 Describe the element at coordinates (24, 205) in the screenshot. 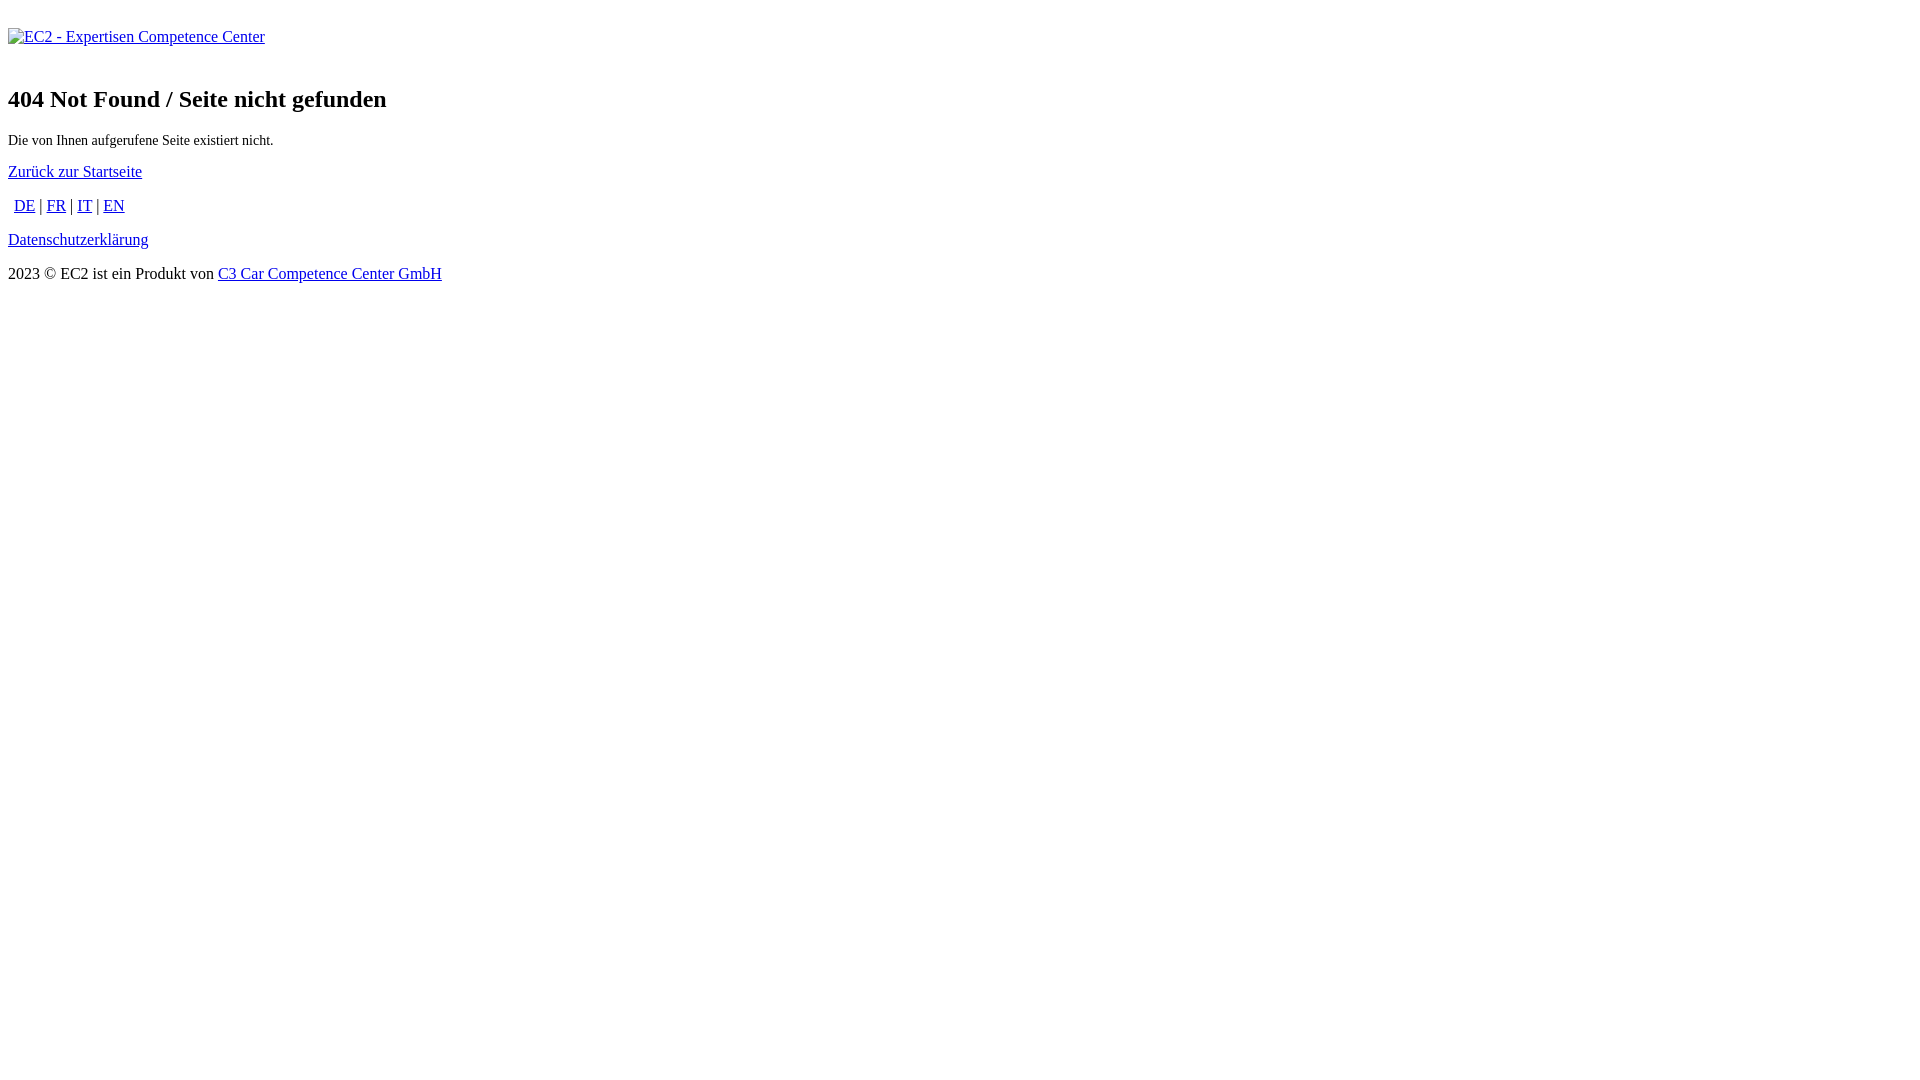

I see `'DE'` at that location.